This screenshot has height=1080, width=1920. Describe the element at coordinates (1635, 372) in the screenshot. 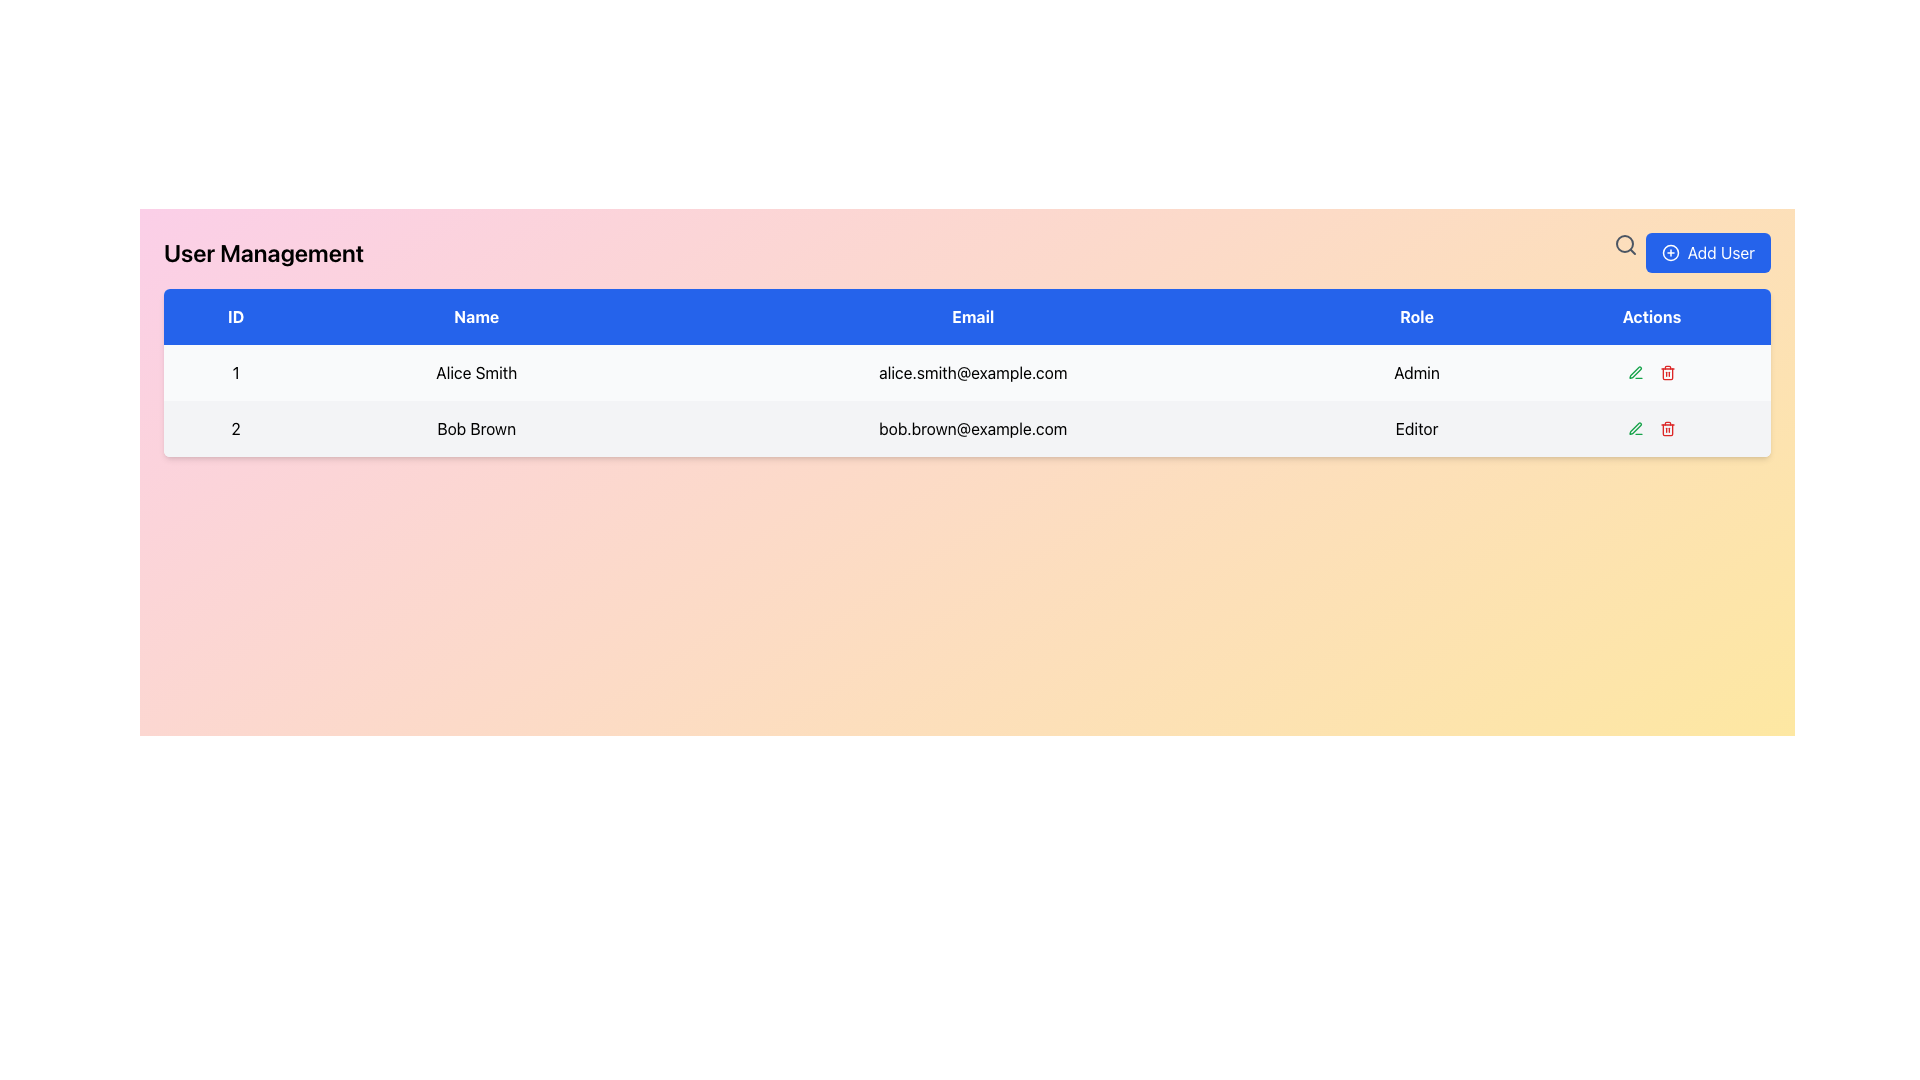

I see `the edit button for user 'Bob Brown' located in the 'Actions' column of the second row in the table, which features a pen icon` at that location.